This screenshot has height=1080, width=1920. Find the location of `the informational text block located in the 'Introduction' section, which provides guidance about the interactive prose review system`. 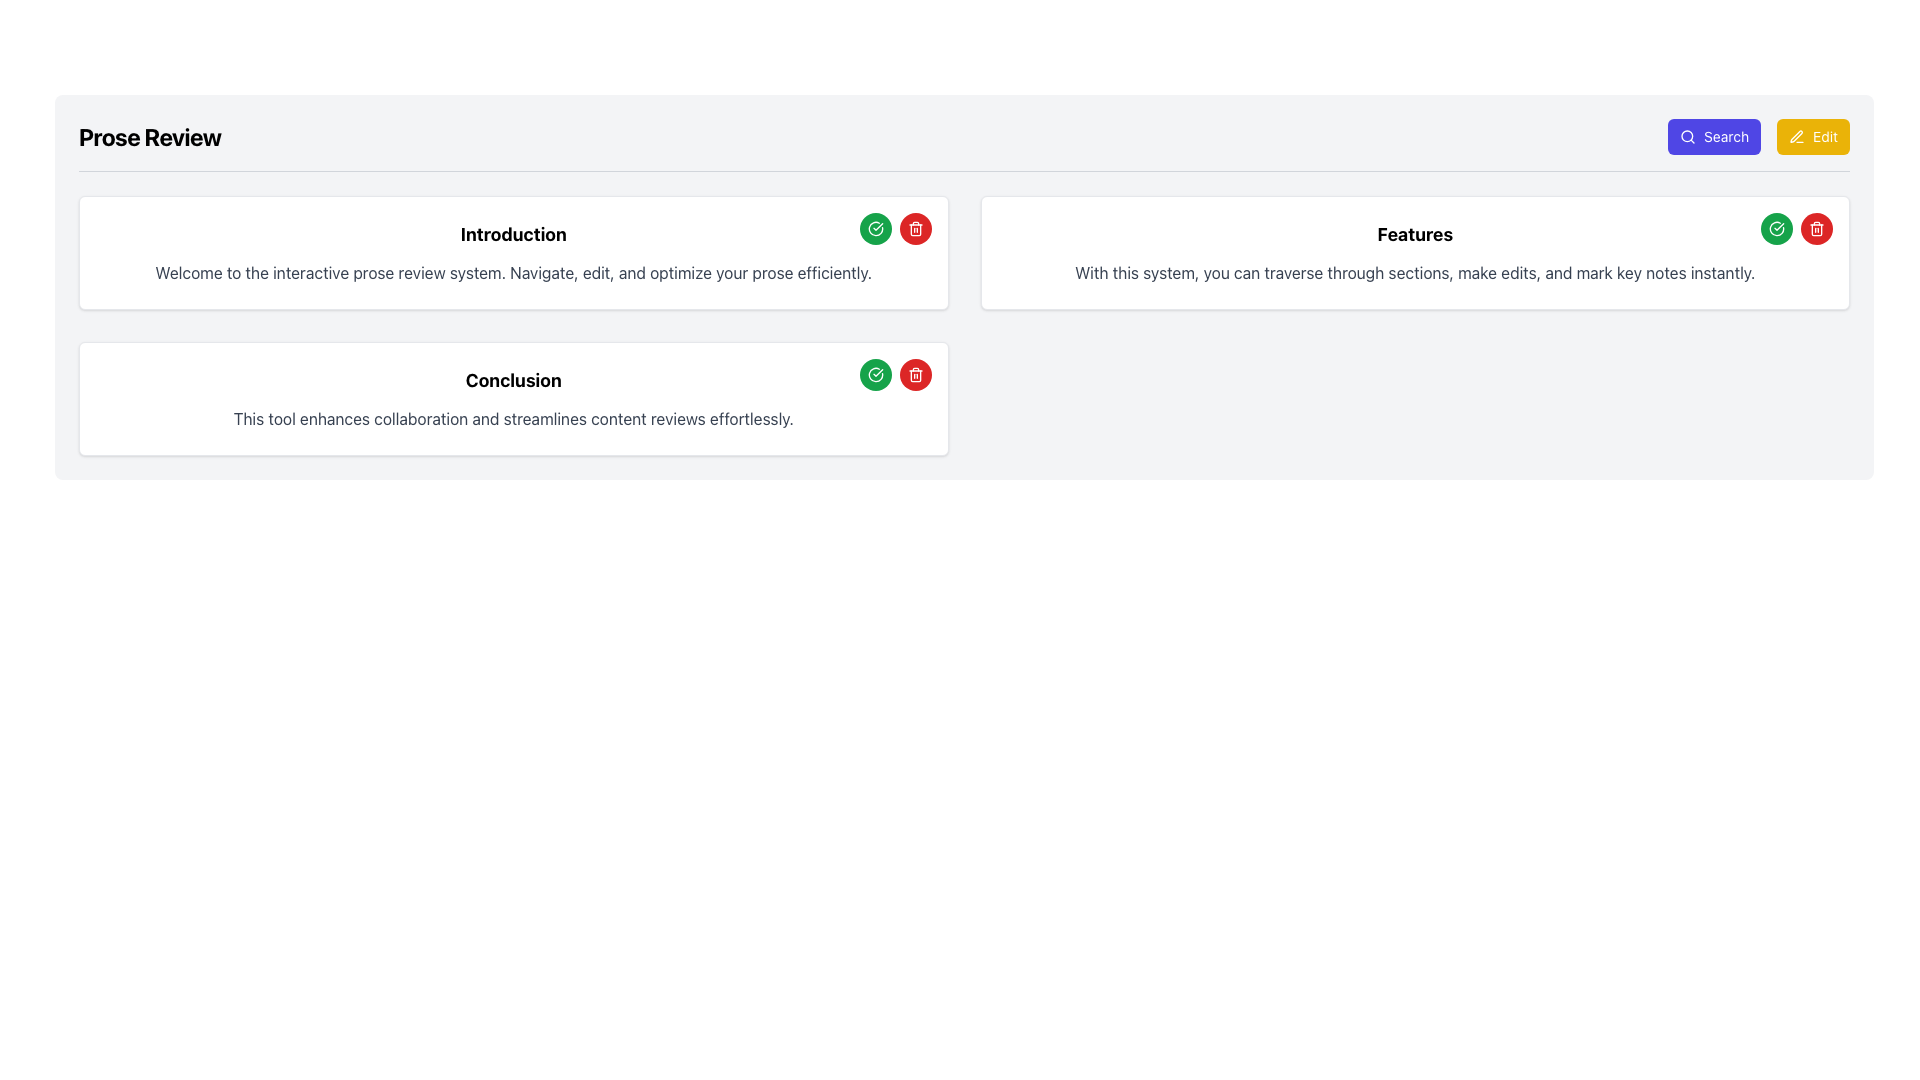

the informational text block located in the 'Introduction' section, which provides guidance about the interactive prose review system is located at coordinates (513, 273).